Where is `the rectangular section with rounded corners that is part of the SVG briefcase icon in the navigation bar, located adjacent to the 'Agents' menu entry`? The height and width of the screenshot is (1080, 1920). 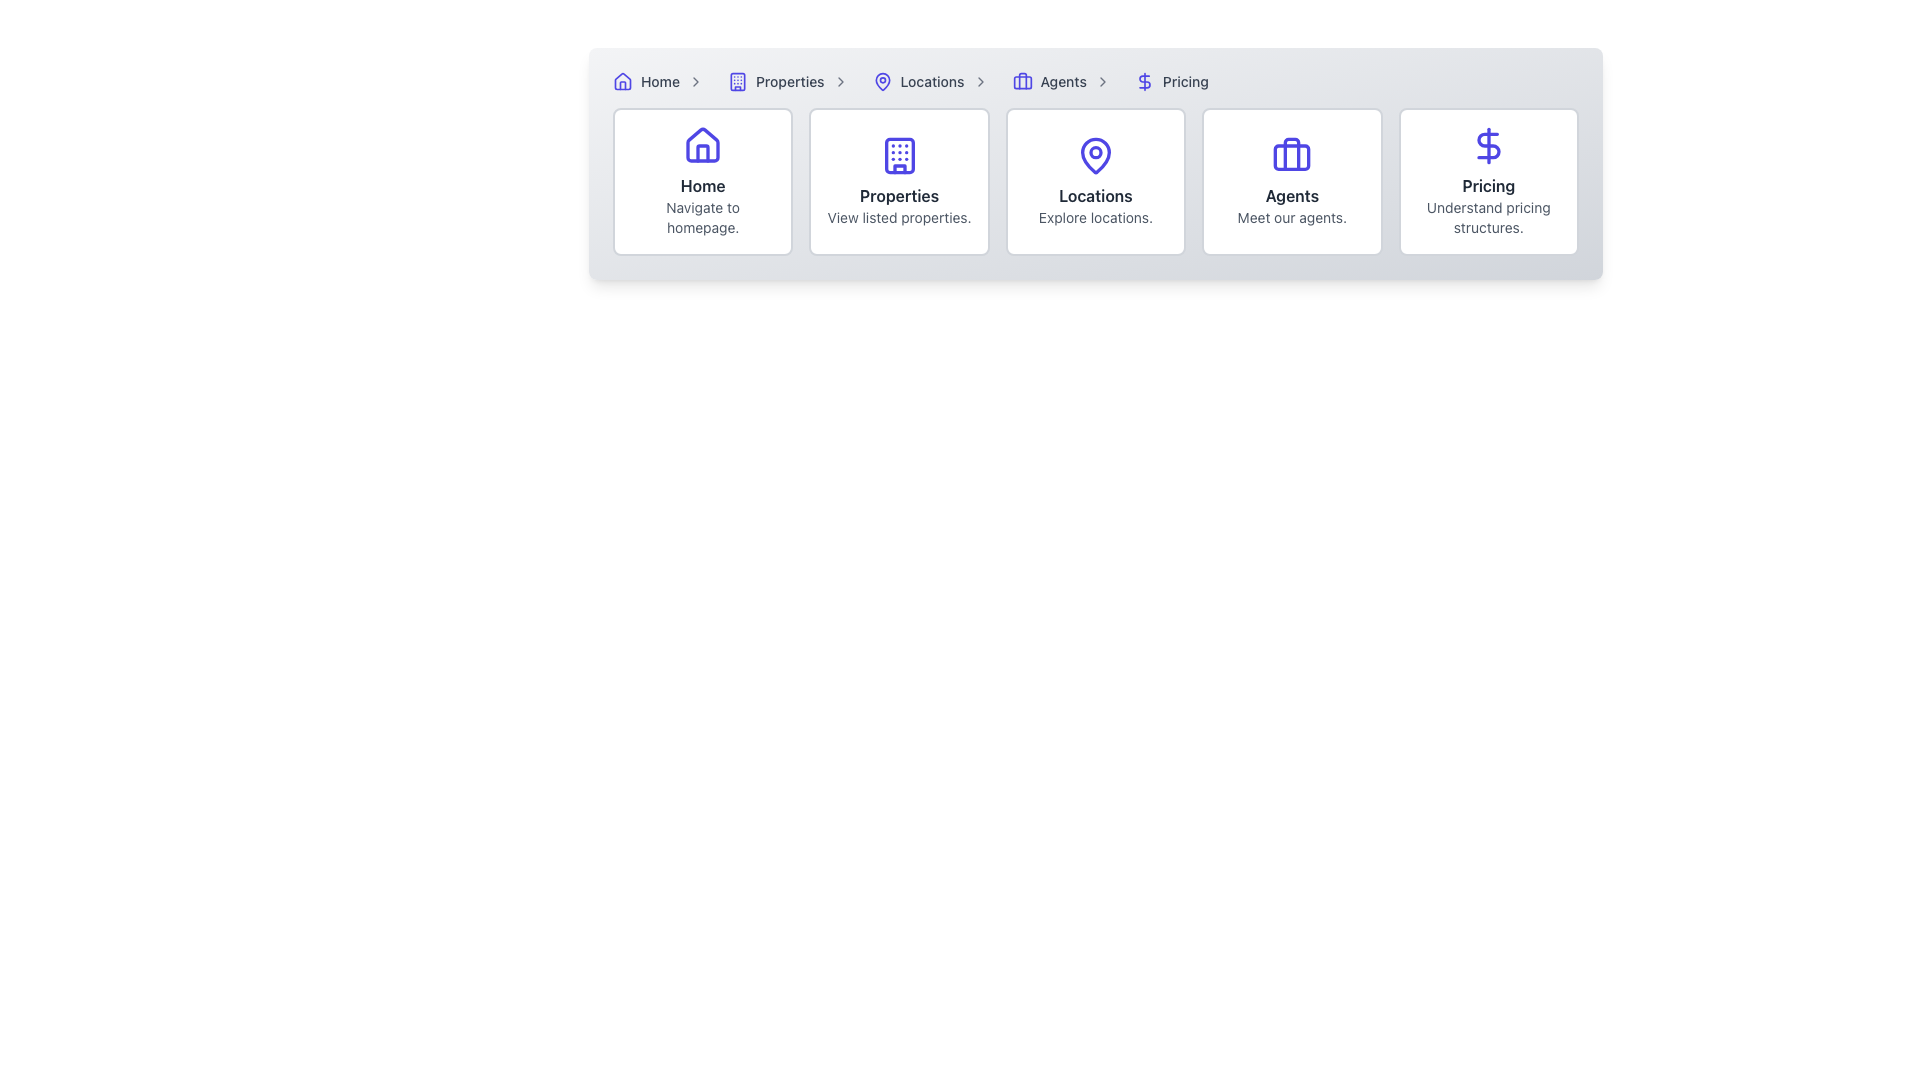 the rectangular section with rounded corners that is part of the SVG briefcase icon in the navigation bar, located adjacent to the 'Agents' menu entry is located at coordinates (1022, 81).